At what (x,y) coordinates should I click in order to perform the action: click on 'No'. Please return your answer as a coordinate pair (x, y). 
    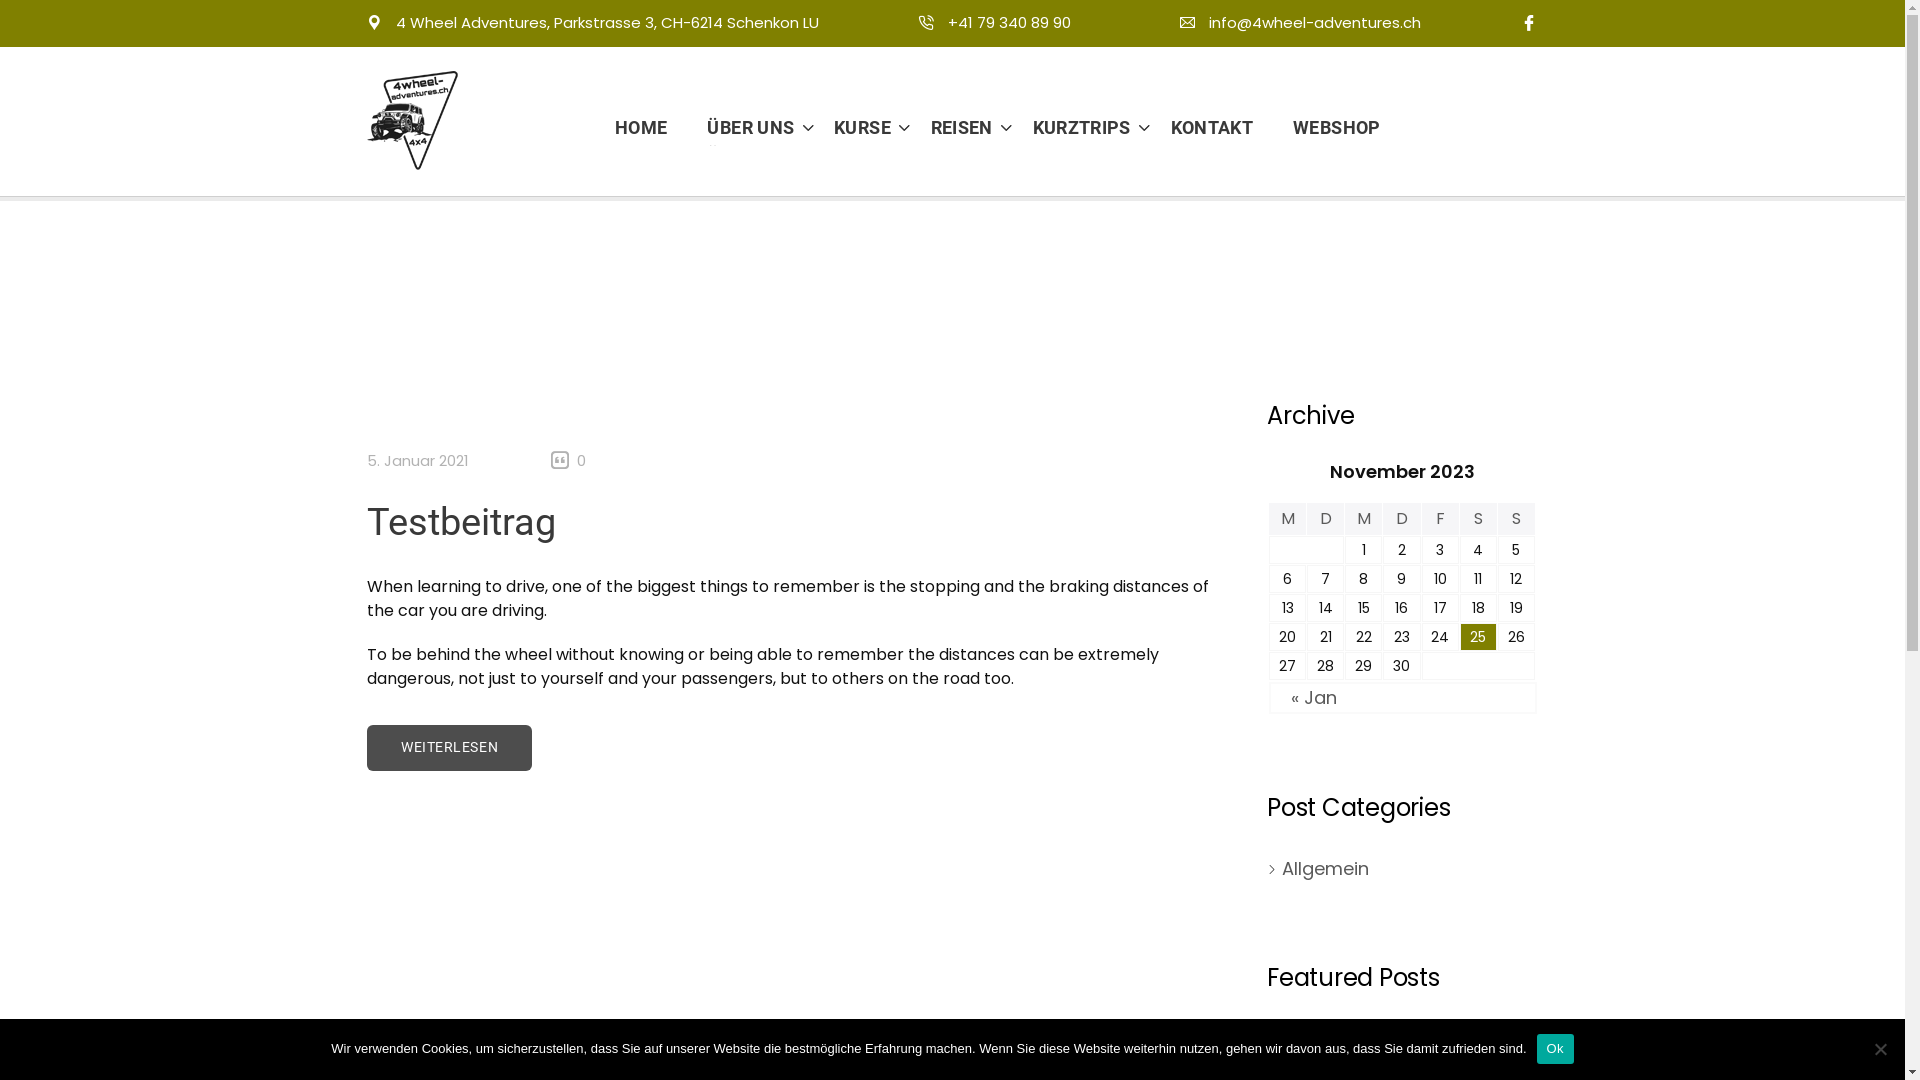
    Looking at the image, I should click on (1879, 1048).